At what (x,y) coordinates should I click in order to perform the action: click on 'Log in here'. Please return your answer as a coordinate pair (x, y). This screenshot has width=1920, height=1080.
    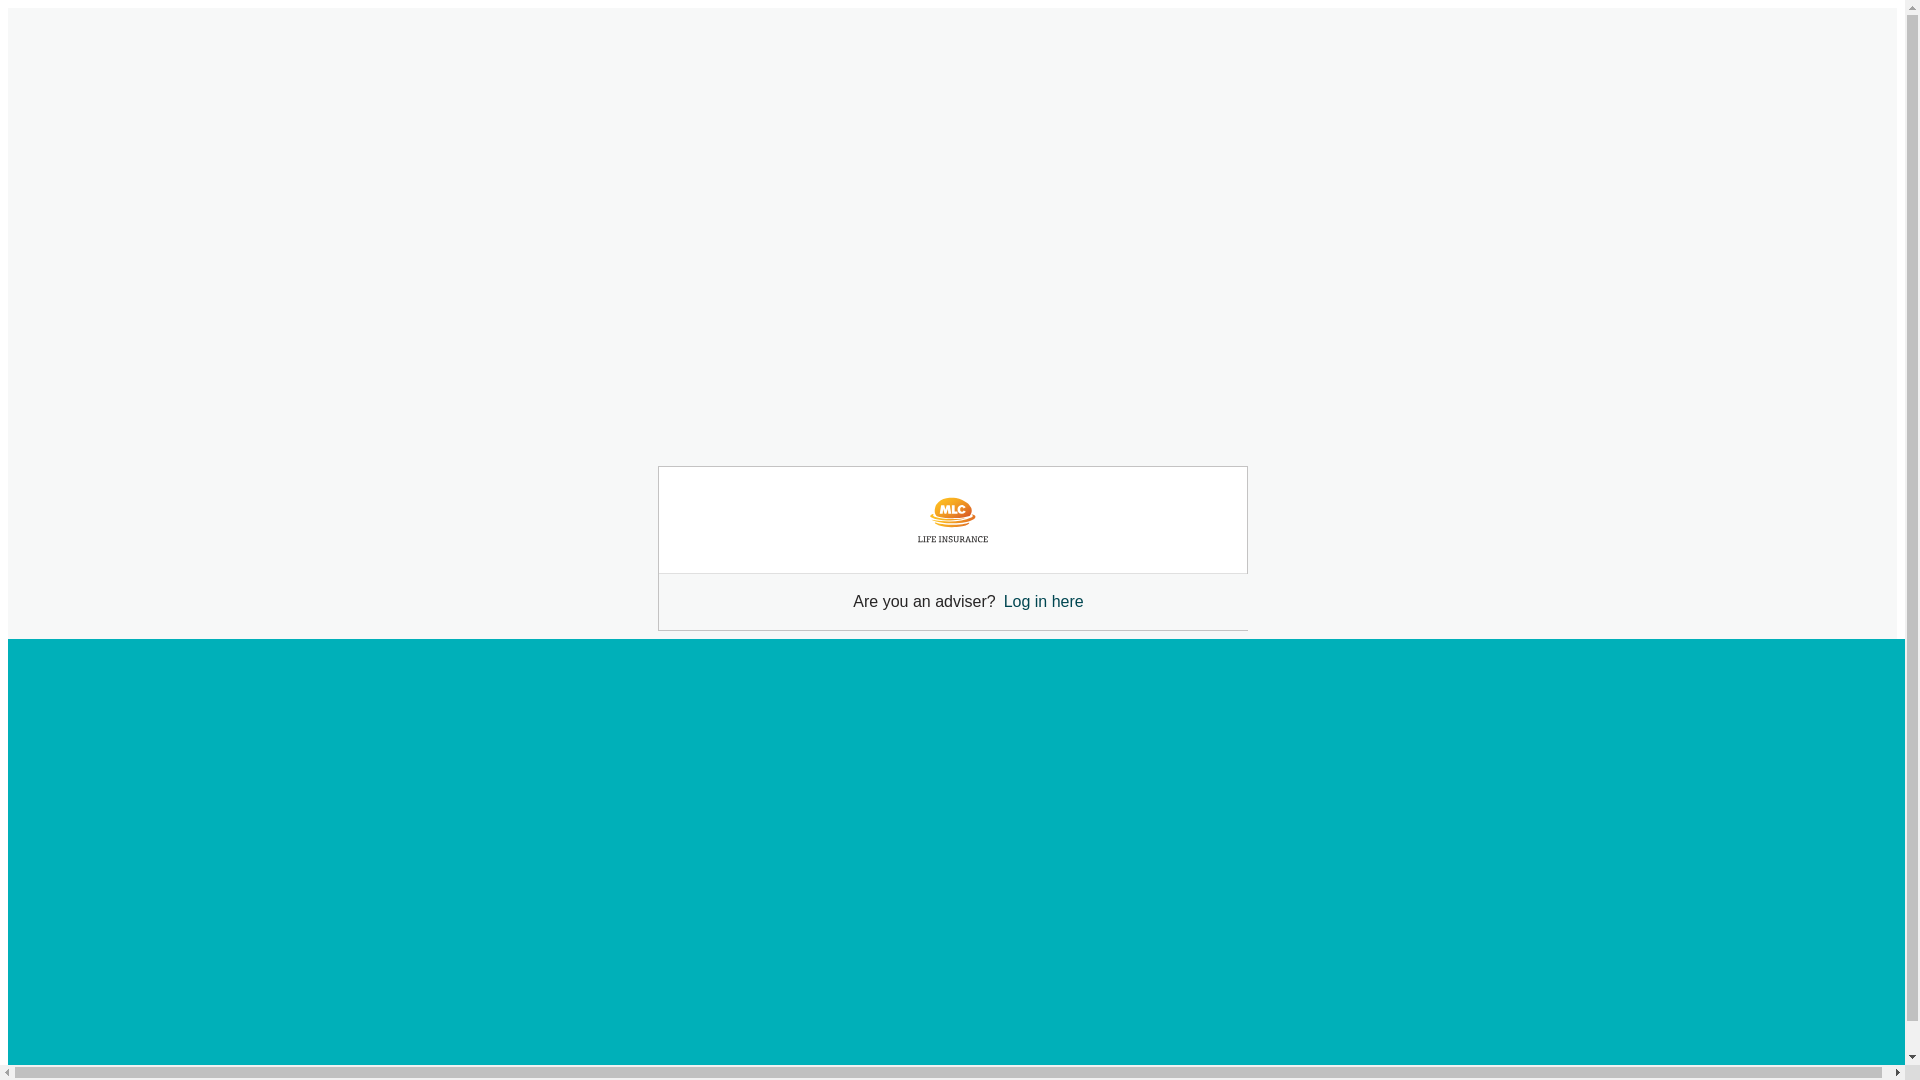
    Looking at the image, I should click on (1042, 600).